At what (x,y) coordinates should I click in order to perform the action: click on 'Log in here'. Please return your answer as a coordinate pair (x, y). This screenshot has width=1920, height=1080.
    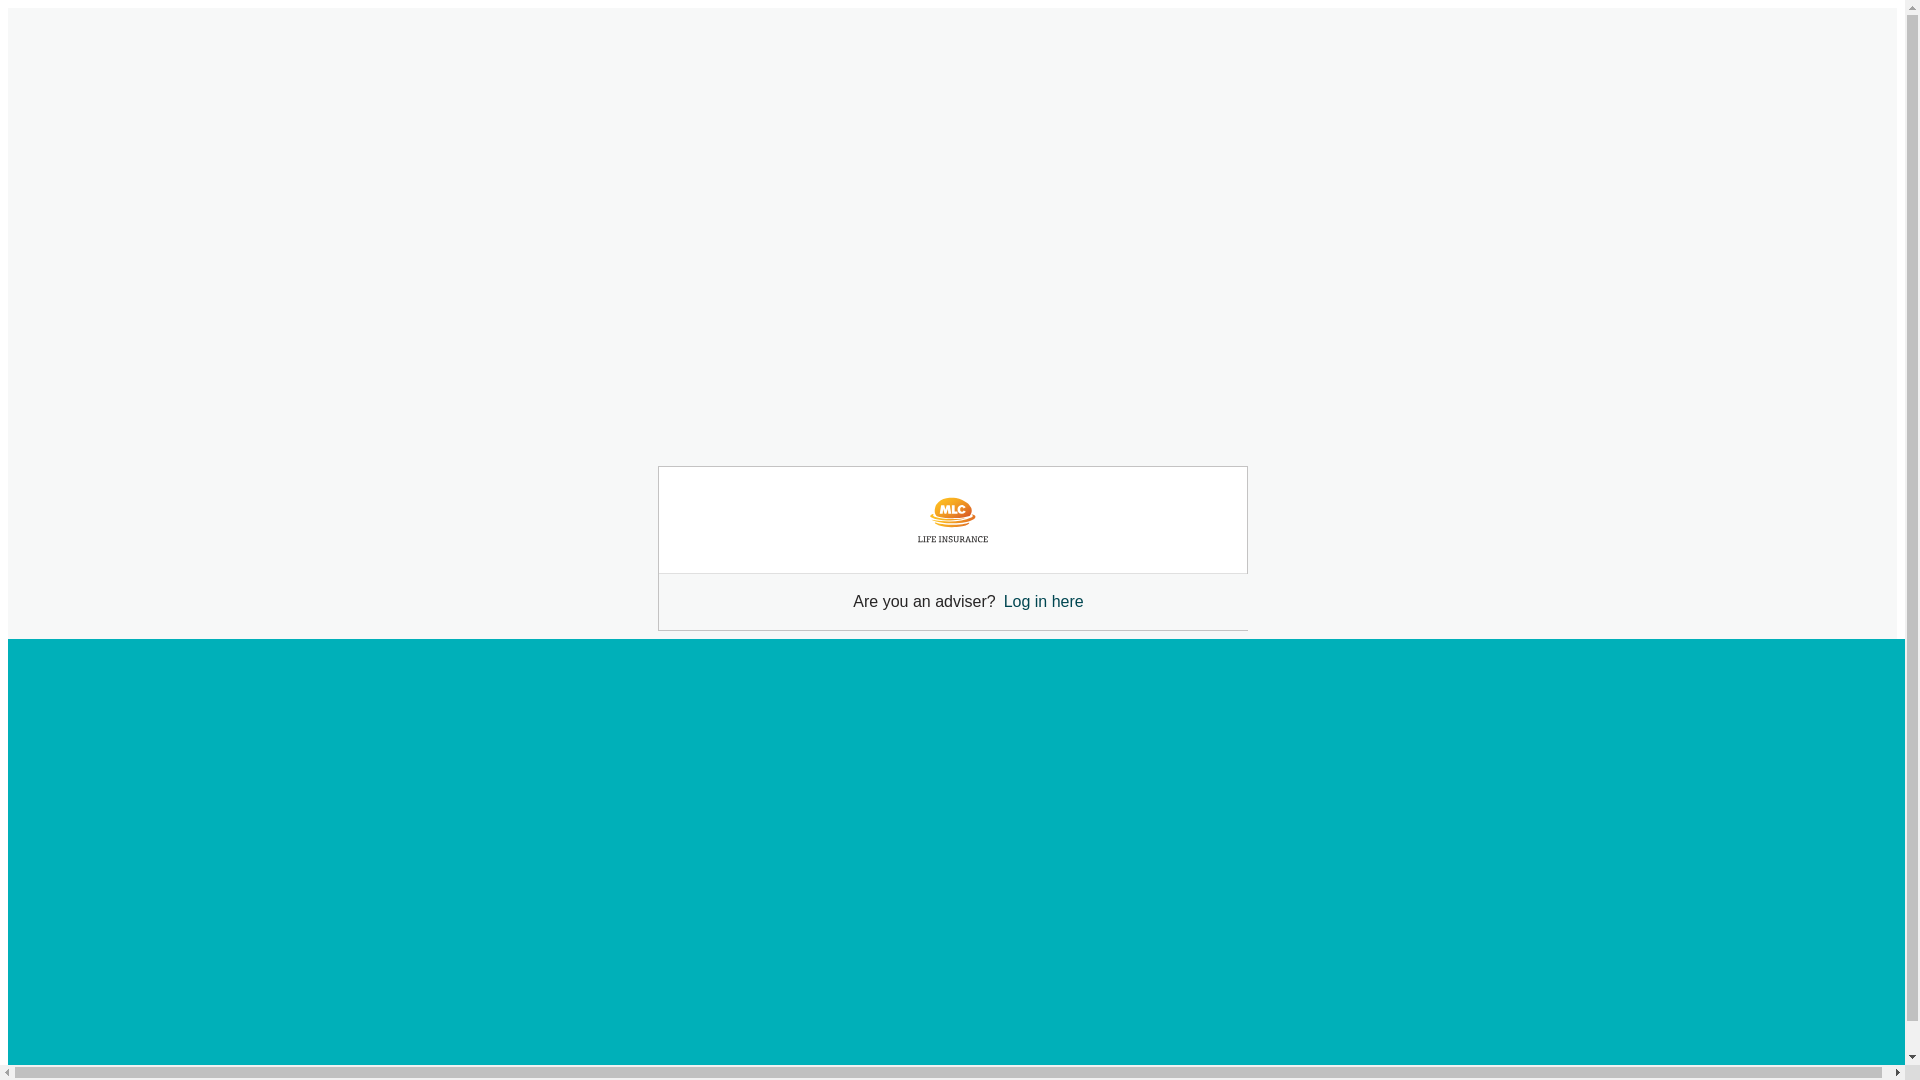
    Looking at the image, I should click on (1042, 600).